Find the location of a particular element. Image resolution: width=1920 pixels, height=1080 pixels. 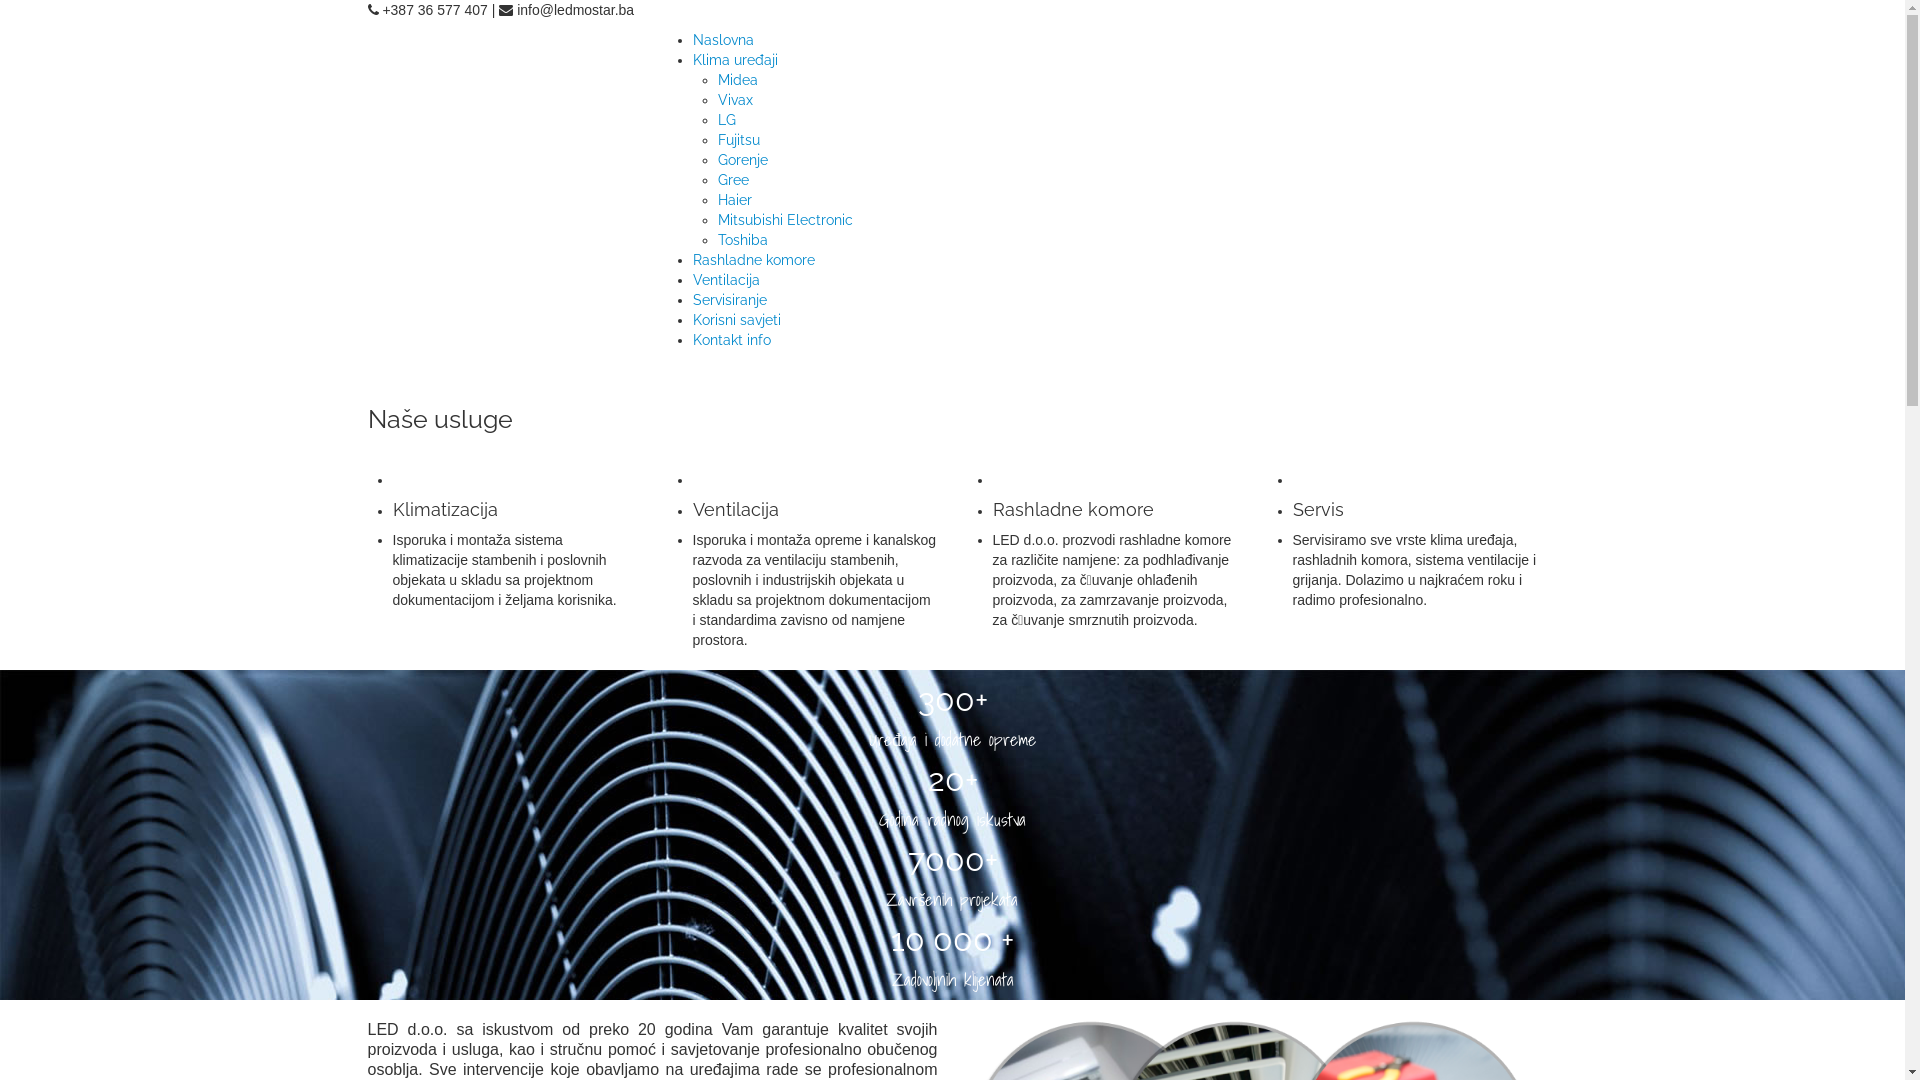

'Servisiranje' is located at coordinates (728, 300).